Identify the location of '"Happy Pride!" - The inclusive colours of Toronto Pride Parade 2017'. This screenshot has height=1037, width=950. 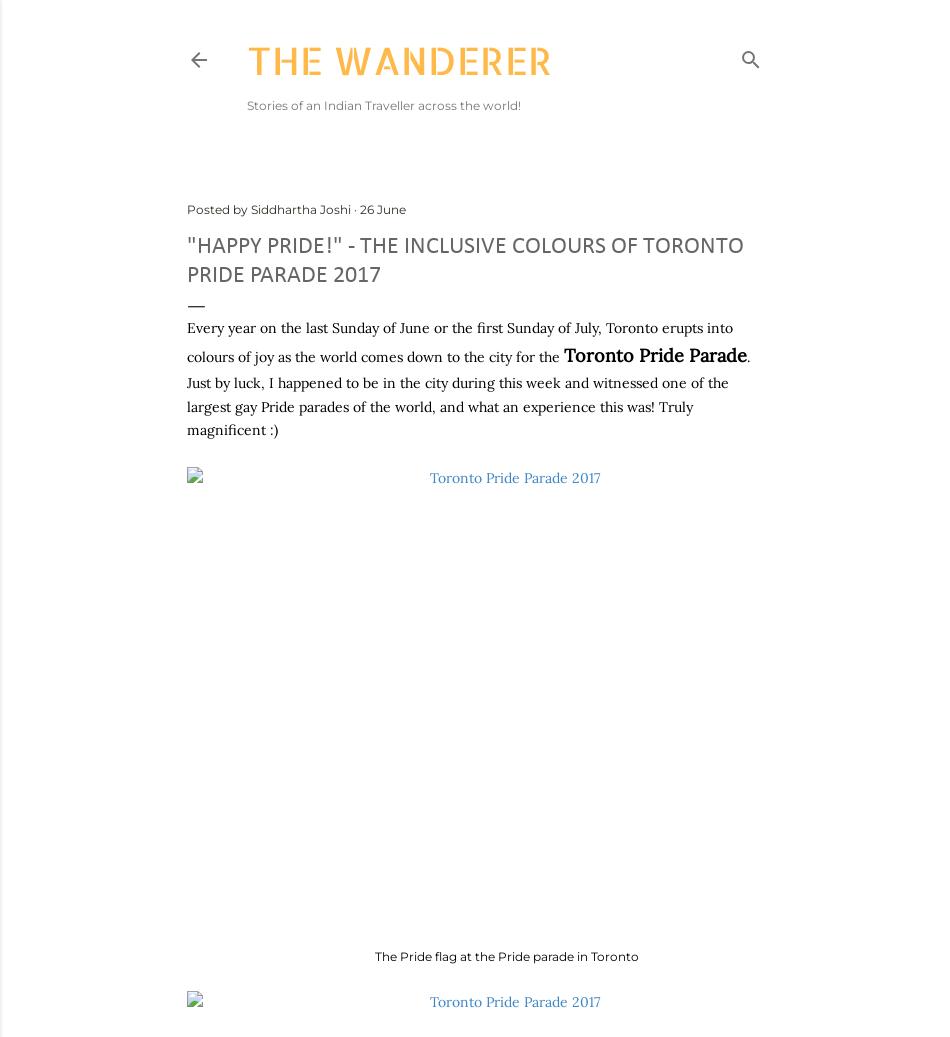
(186, 260).